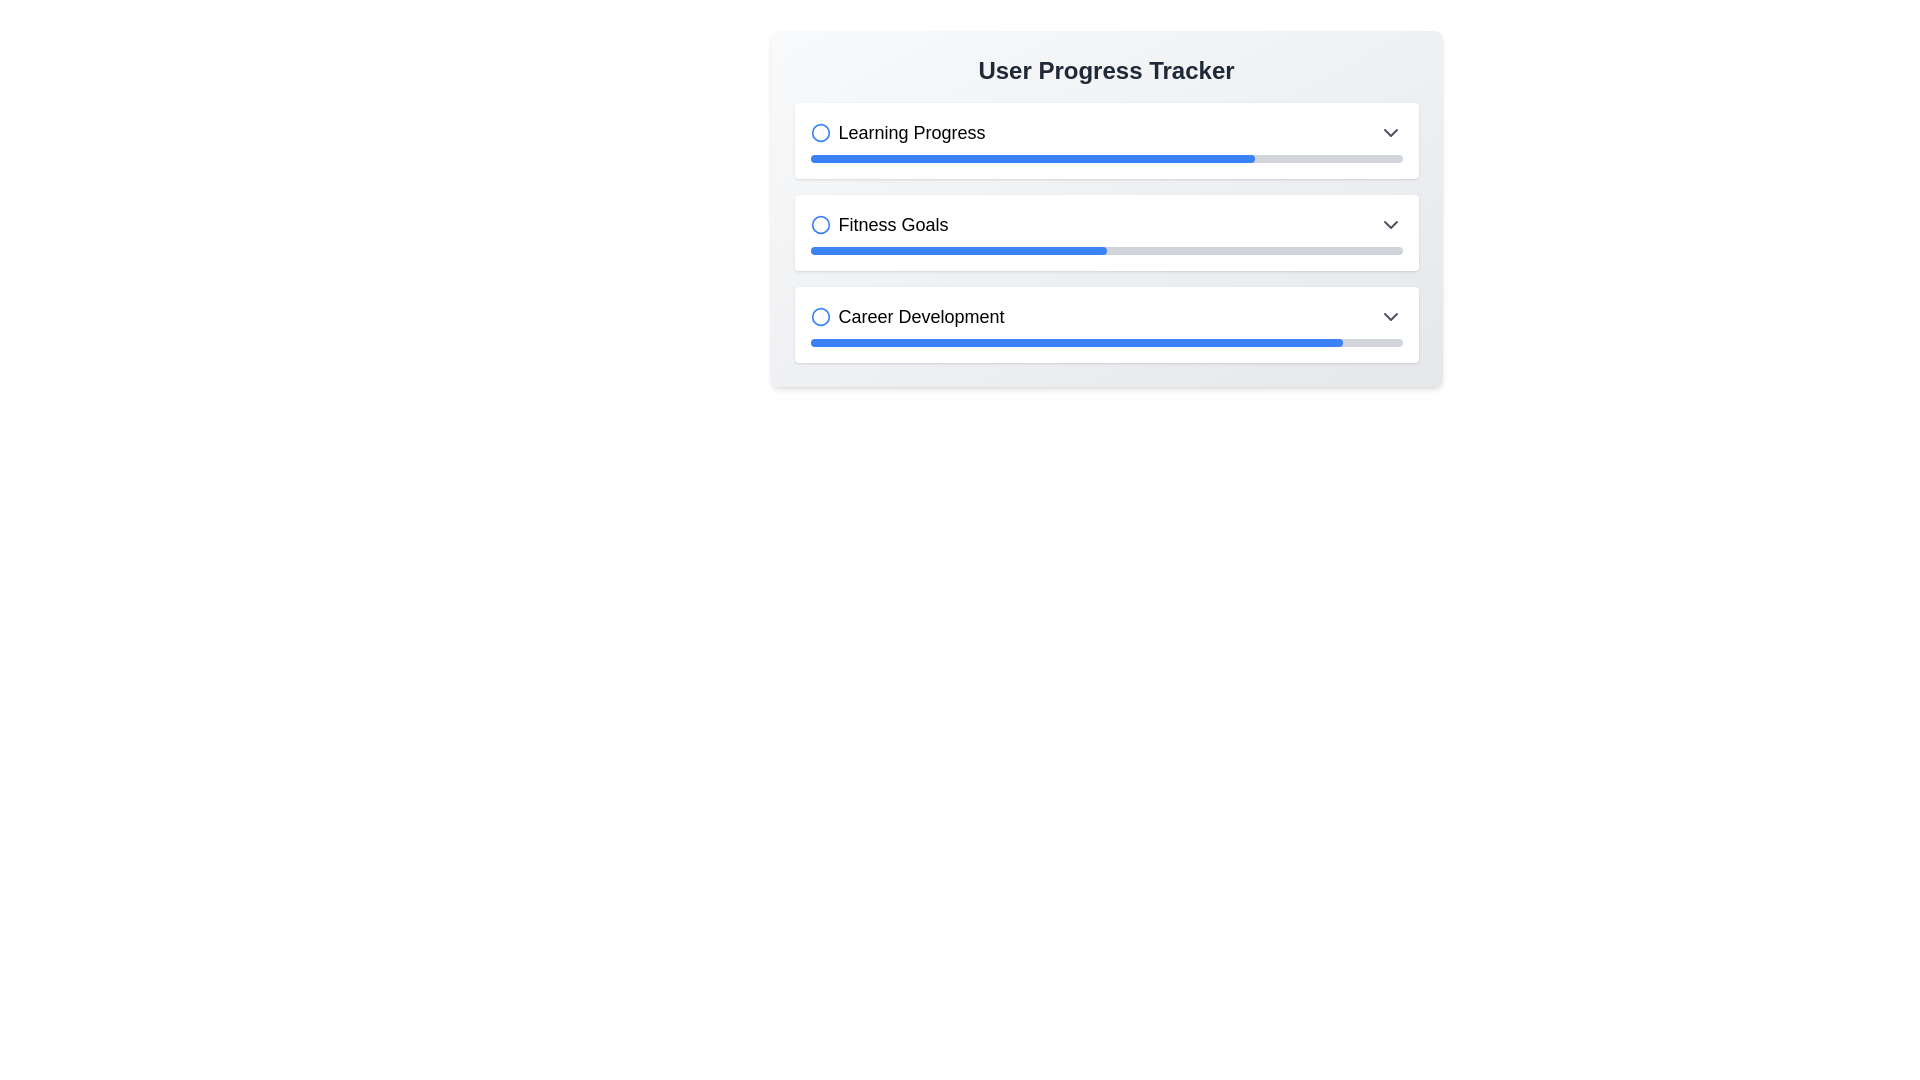 This screenshot has width=1920, height=1080. Describe the element at coordinates (820, 224) in the screenshot. I see `the circular SVG icon with a blue stroke located to the left of the 'Fitness Goals' progress bar` at that location.